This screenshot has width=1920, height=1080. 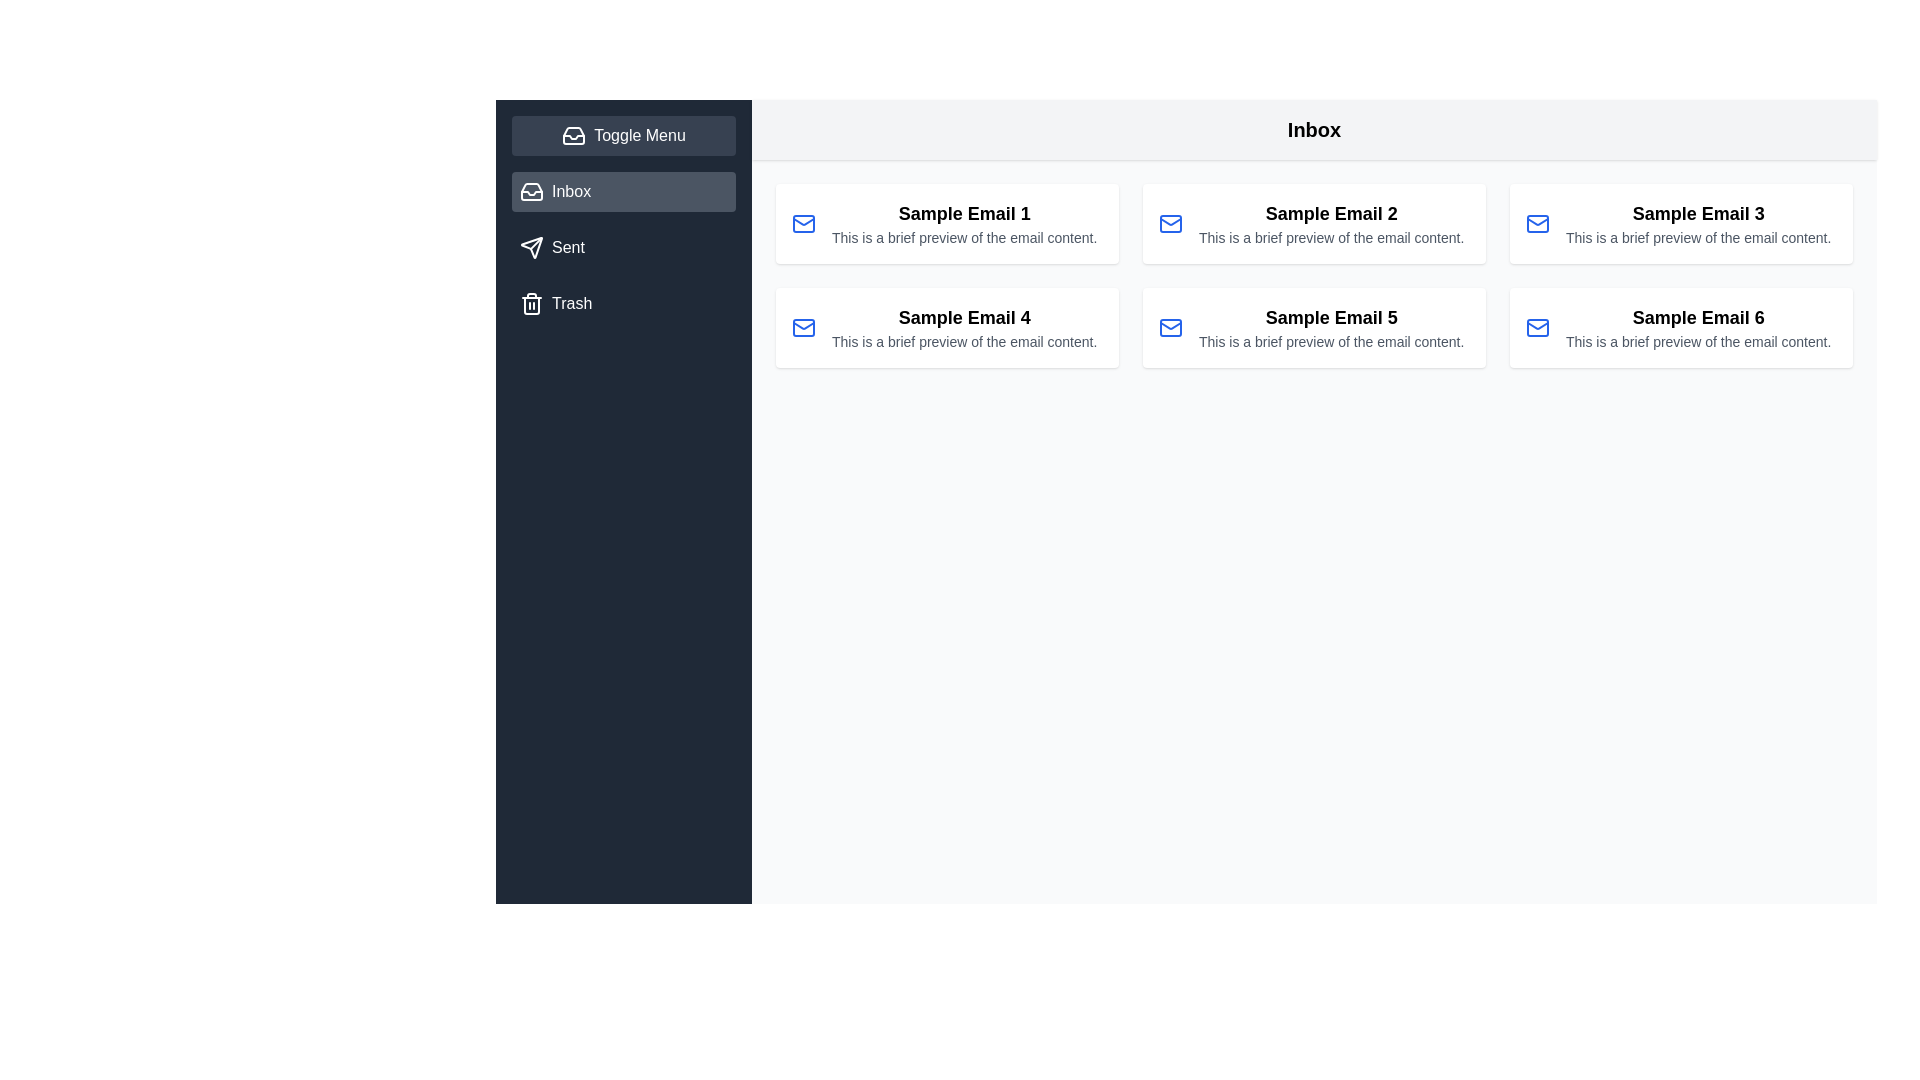 I want to click on the text element displaying 'Sample Email 6' to select the word, which is, so click(x=1697, y=316).